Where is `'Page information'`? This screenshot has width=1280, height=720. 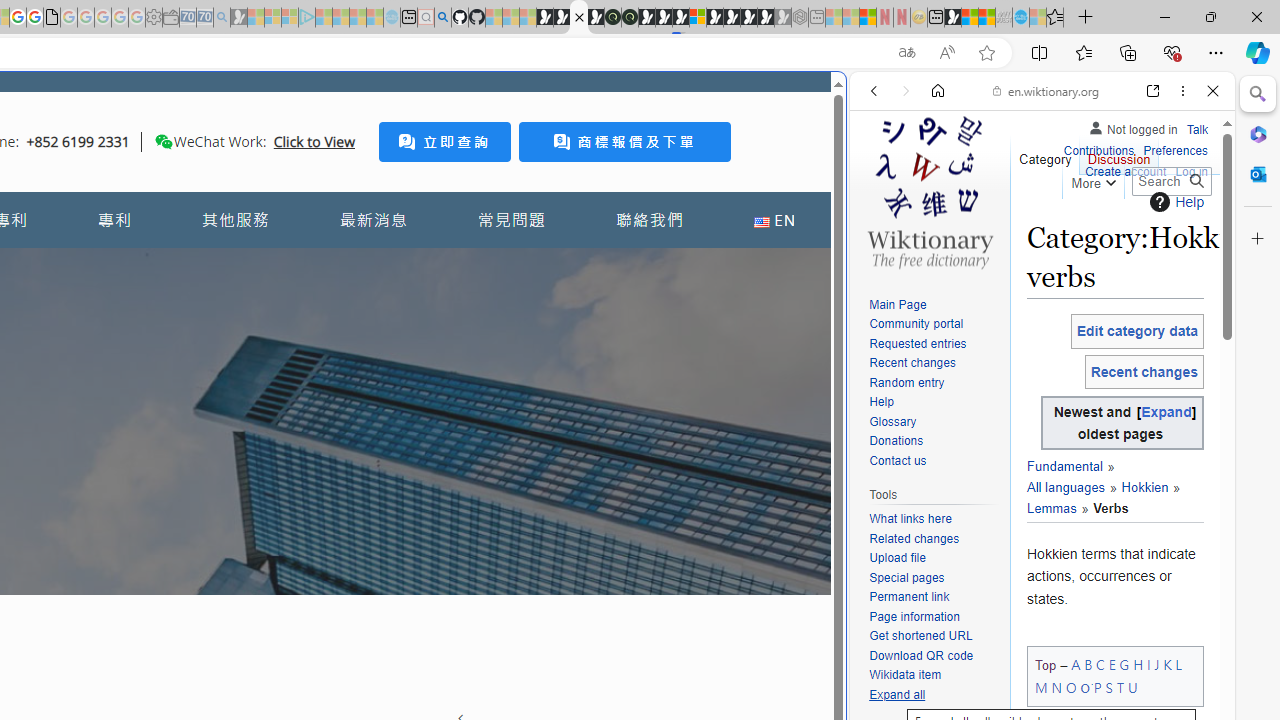 'Page information' is located at coordinates (913, 615).